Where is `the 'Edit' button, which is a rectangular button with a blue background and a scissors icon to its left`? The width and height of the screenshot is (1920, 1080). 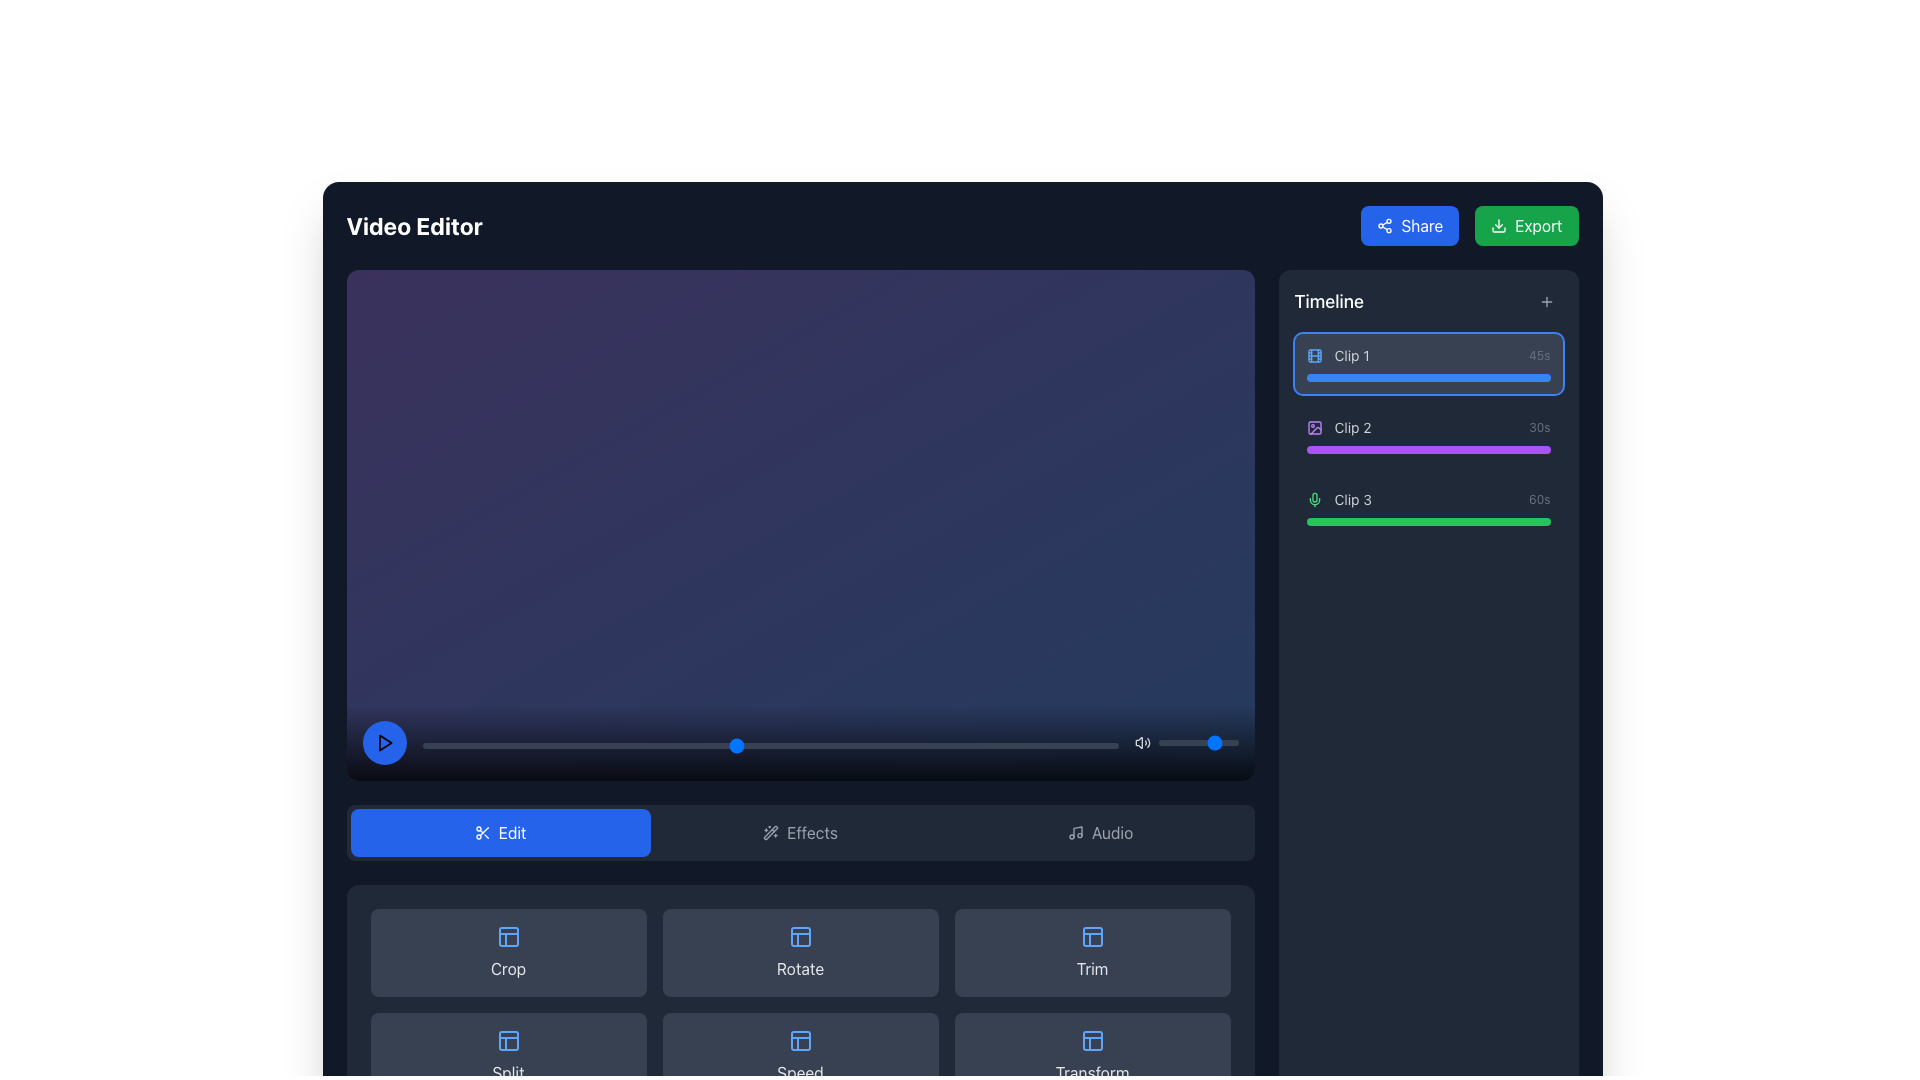 the 'Edit' button, which is a rectangular button with a blue background and a scissors icon to its left is located at coordinates (500, 832).